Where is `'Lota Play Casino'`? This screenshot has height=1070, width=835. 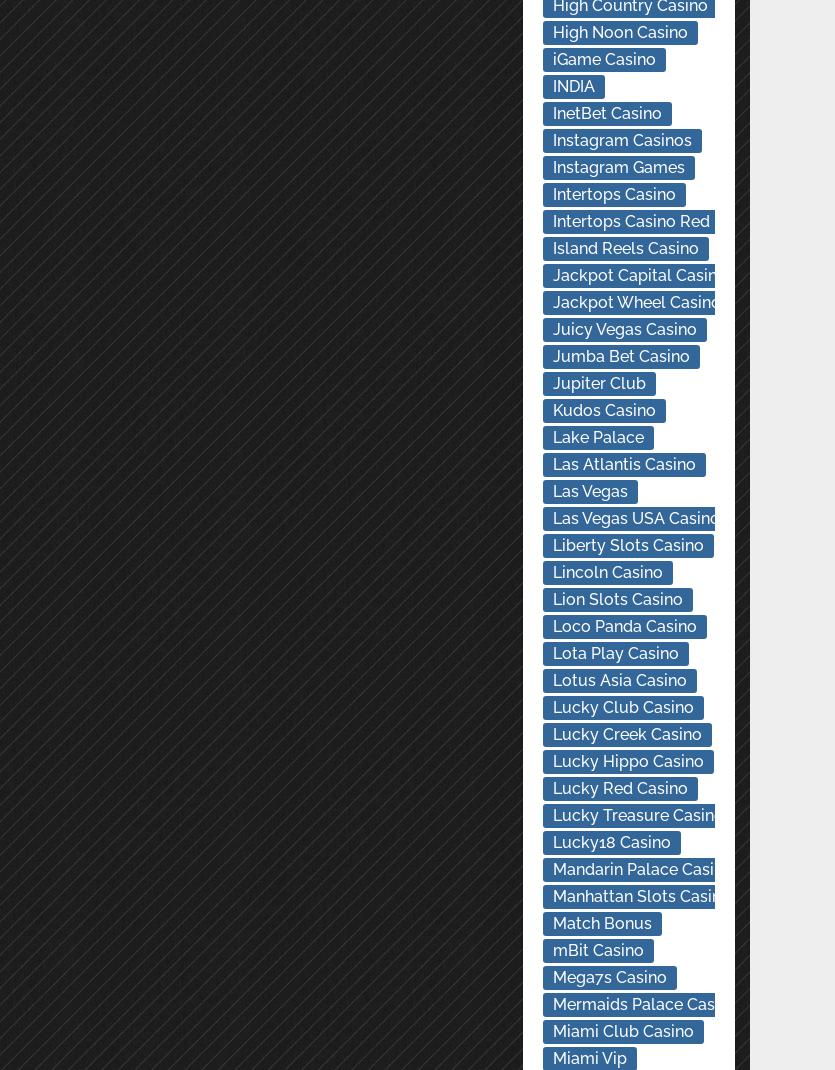
'Lota Play Casino' is located at coordinates (613, 653).